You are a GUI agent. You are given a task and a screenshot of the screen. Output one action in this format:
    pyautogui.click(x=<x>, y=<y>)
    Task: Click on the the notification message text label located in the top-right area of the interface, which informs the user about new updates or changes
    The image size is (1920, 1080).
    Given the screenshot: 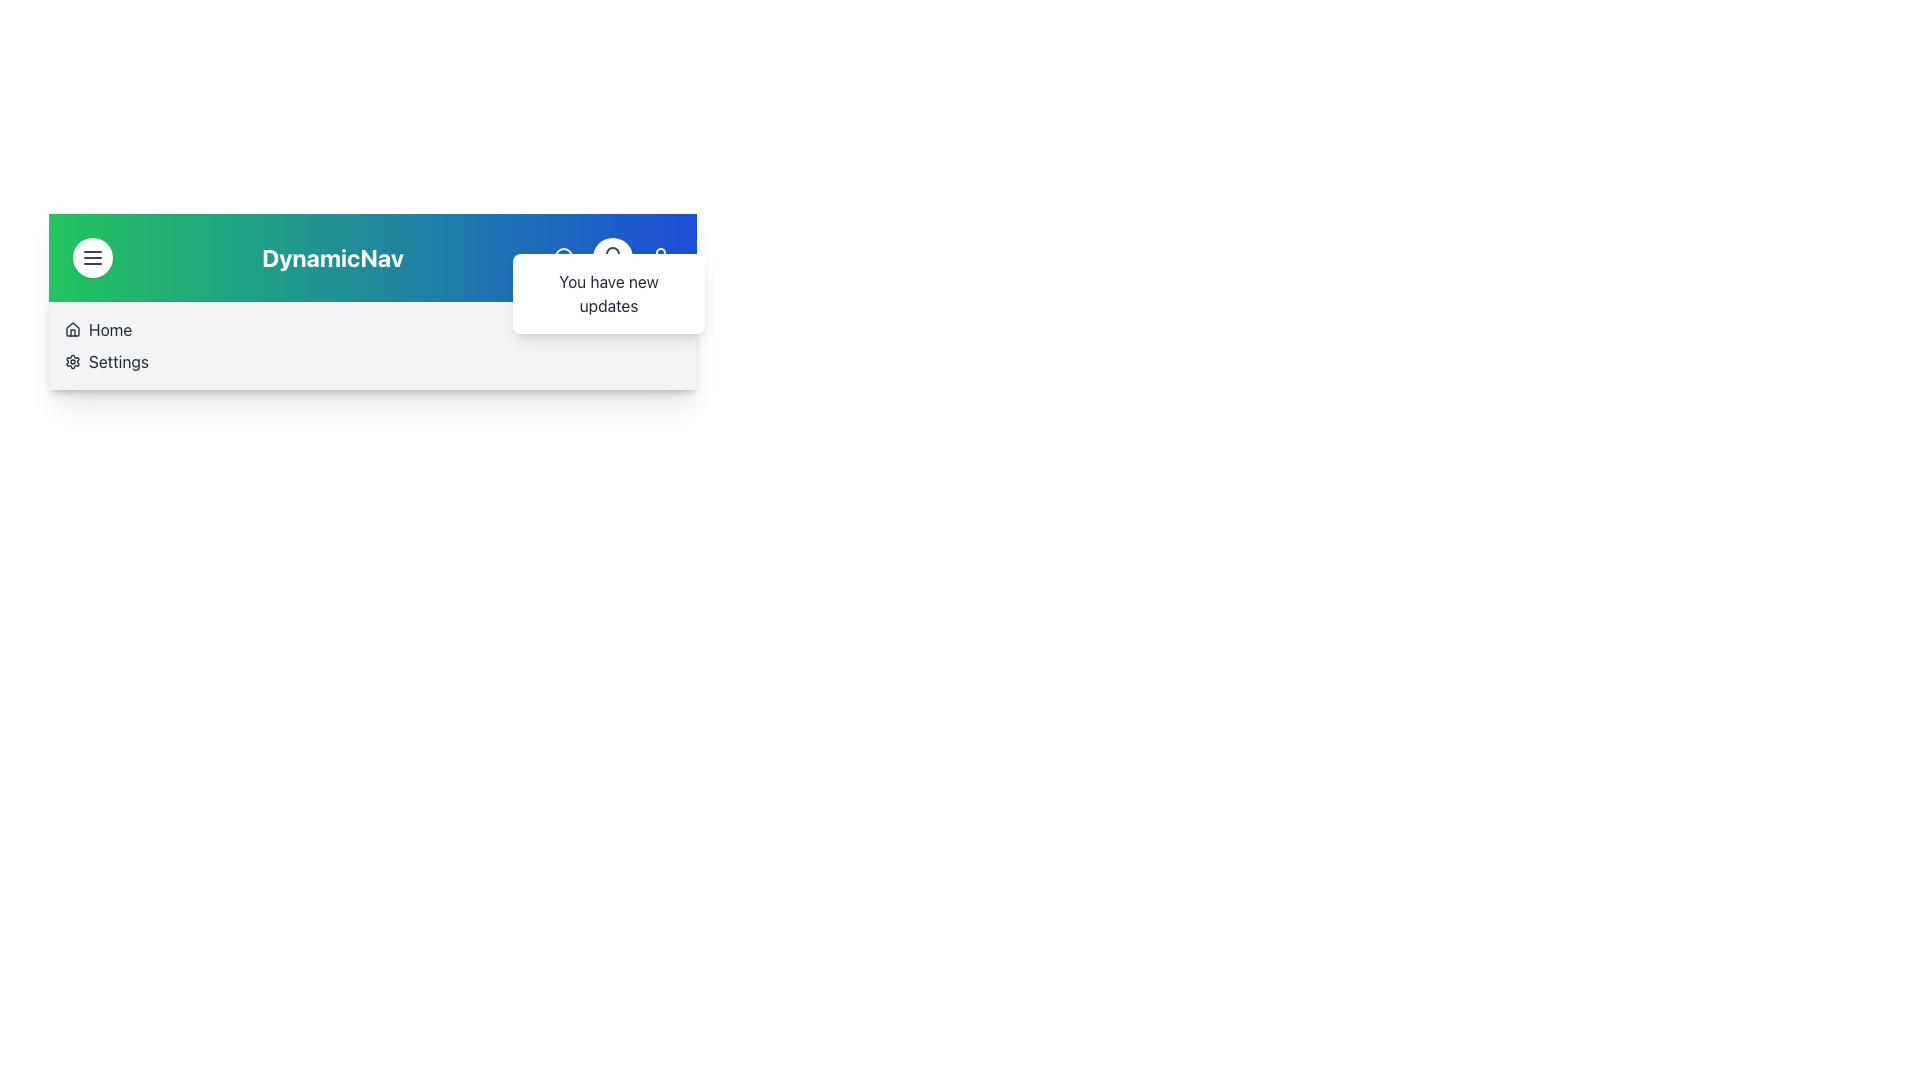 What is the action you would take?
    pyautogui.click(x=608, y=293)
    